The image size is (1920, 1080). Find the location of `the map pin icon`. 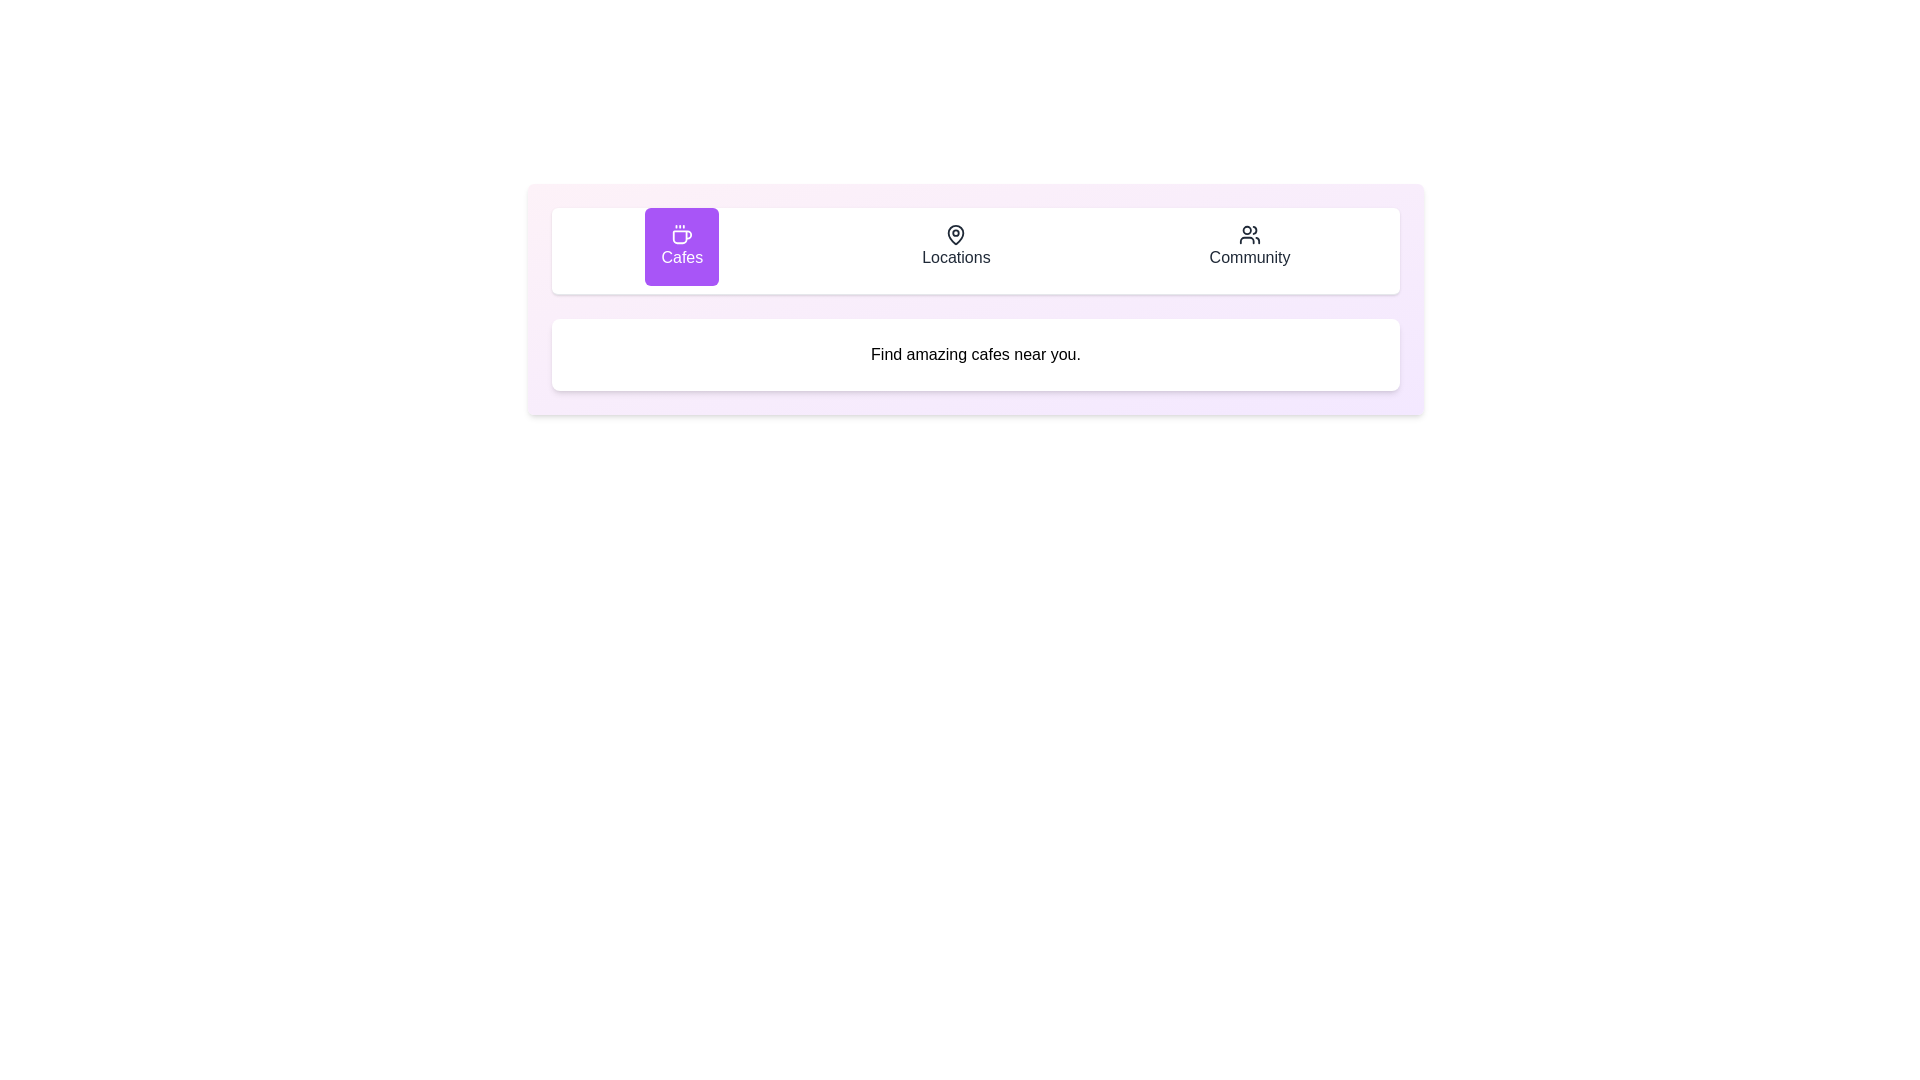

the map pin icon is located at coordinates (955, 234).